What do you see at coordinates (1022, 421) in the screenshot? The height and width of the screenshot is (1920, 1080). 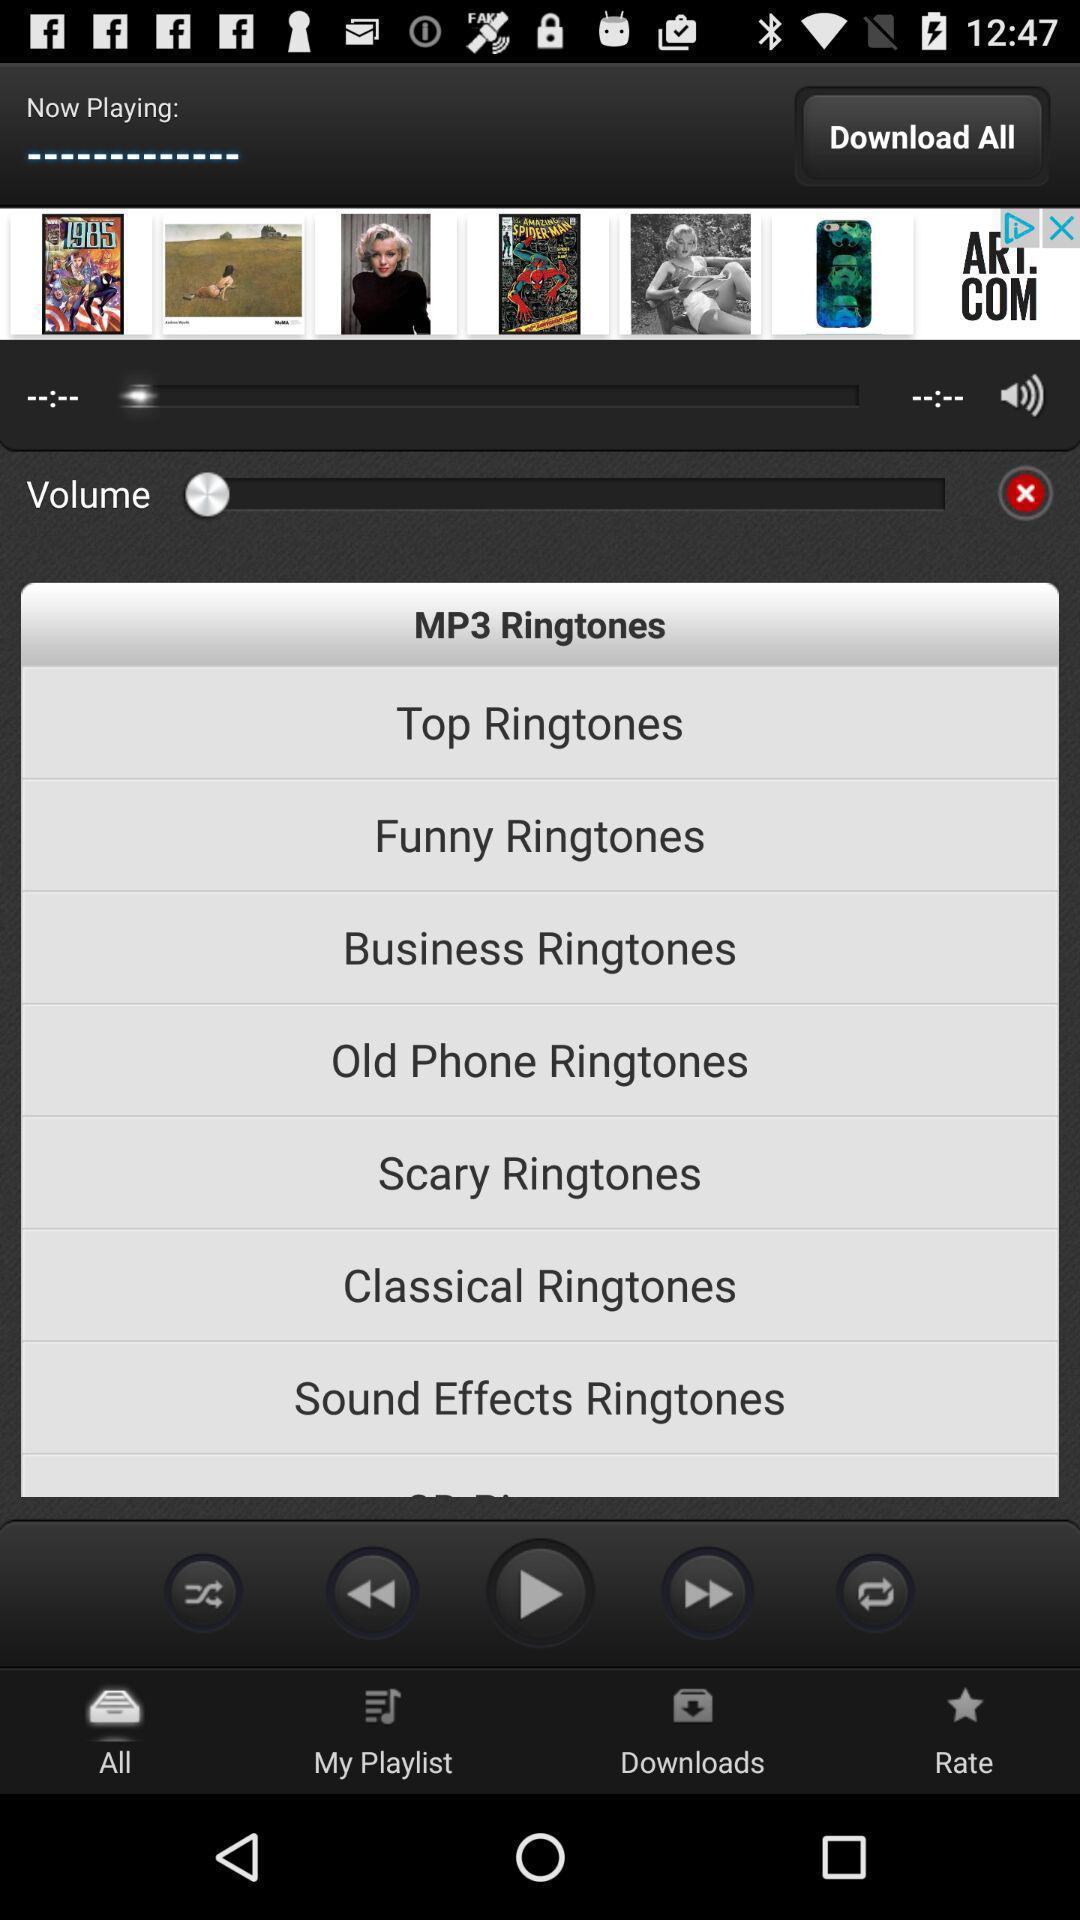 I see `the volume icon` at bounding box center [1022, 421].